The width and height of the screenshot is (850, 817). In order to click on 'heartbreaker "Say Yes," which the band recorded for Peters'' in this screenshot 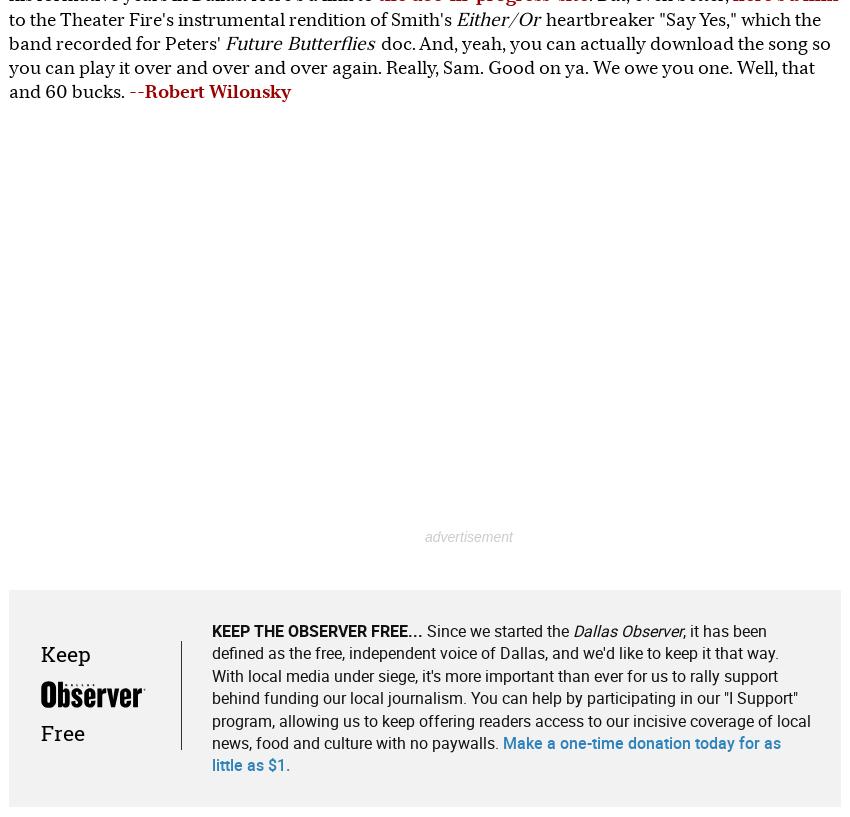, I will do `click(414, 30)`.